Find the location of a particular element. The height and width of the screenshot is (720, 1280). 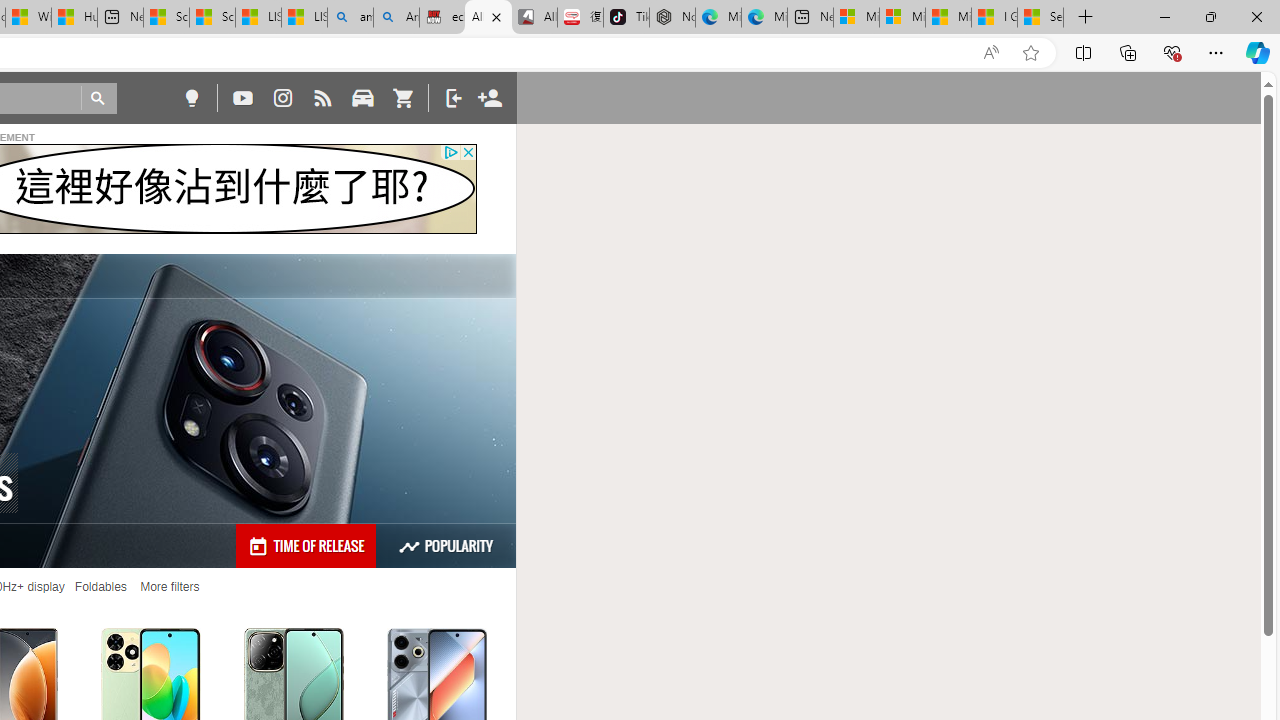

'All Cubot phones' is located at coordinates (534, 17).